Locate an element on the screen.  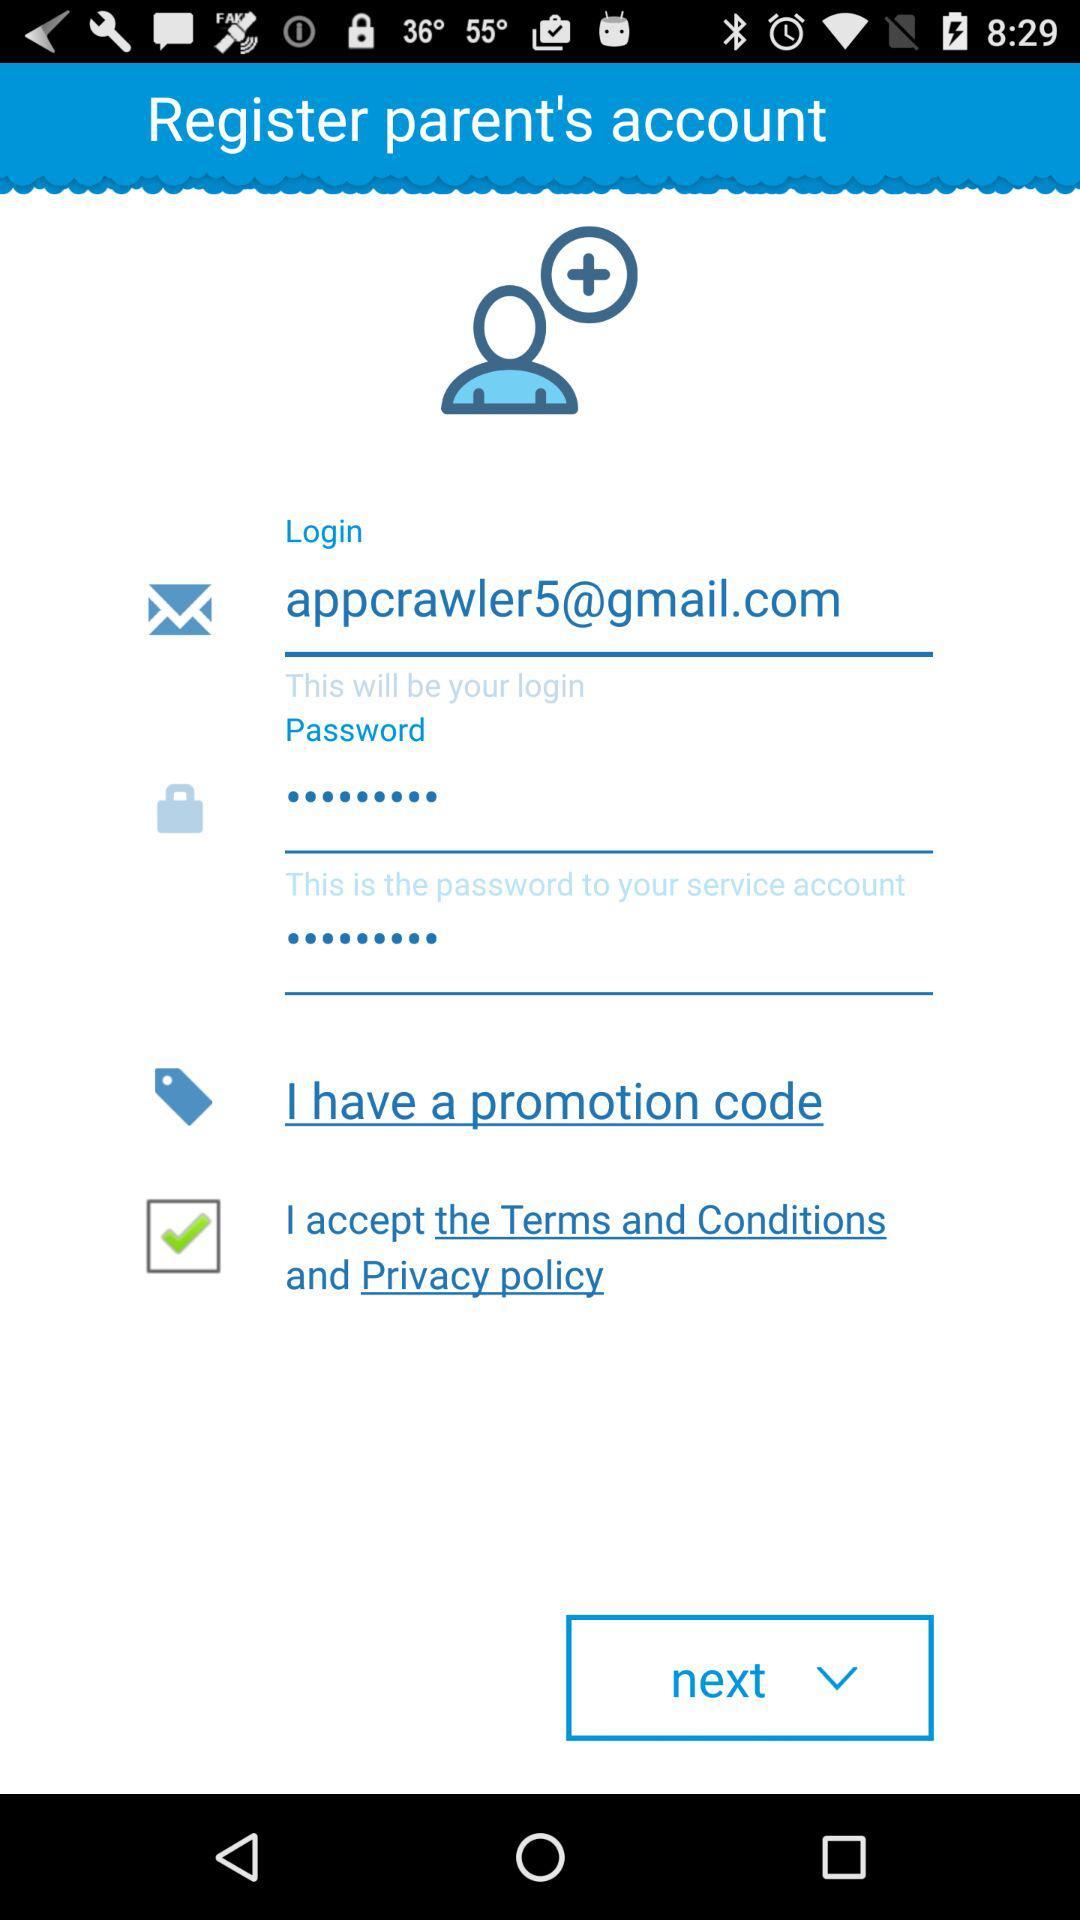
the icon above i accept the item is located at coordinates (608, 1095).